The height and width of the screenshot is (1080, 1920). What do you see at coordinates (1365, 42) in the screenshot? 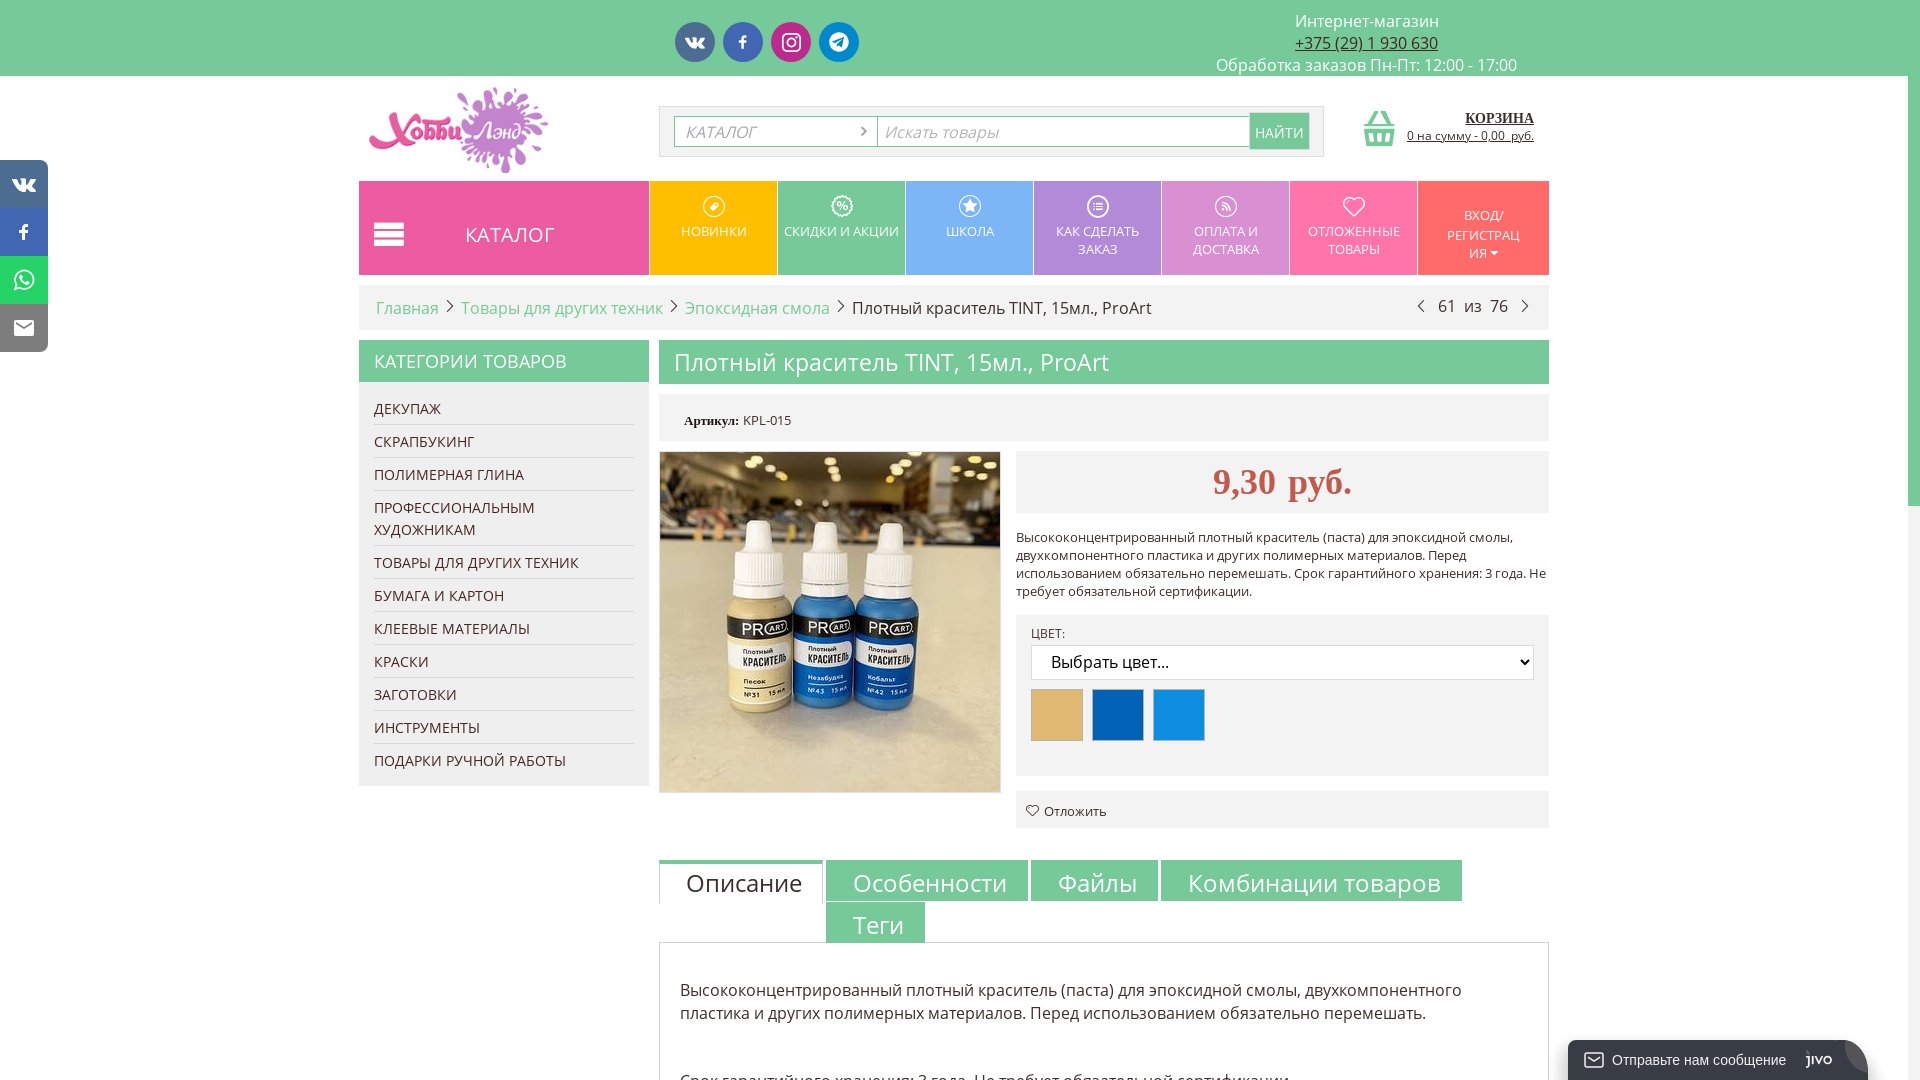
I see `'+375 (29) 1 930 630'` at bounding box center [1365, 42].